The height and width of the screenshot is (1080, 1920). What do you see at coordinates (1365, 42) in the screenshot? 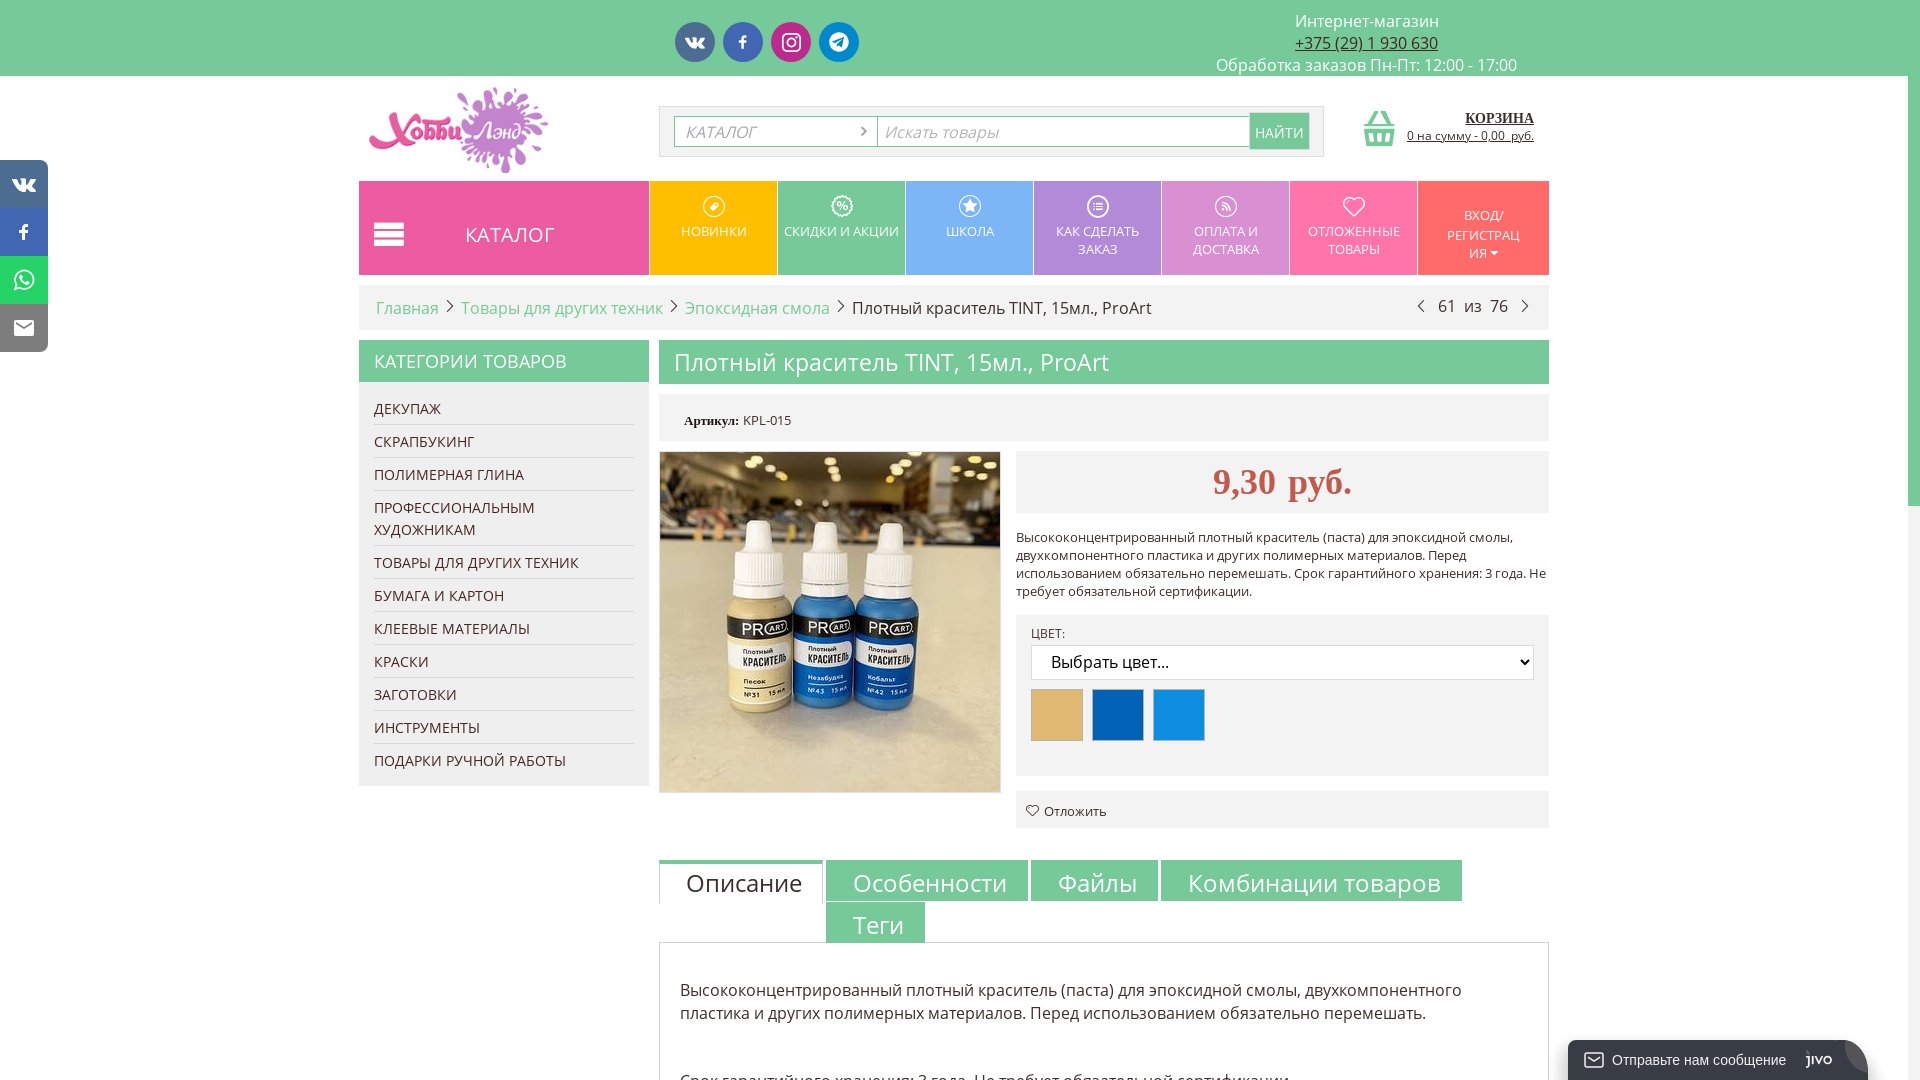
I see `'+375 (29) 1 930 630'` at bounding box center [1365, 42].